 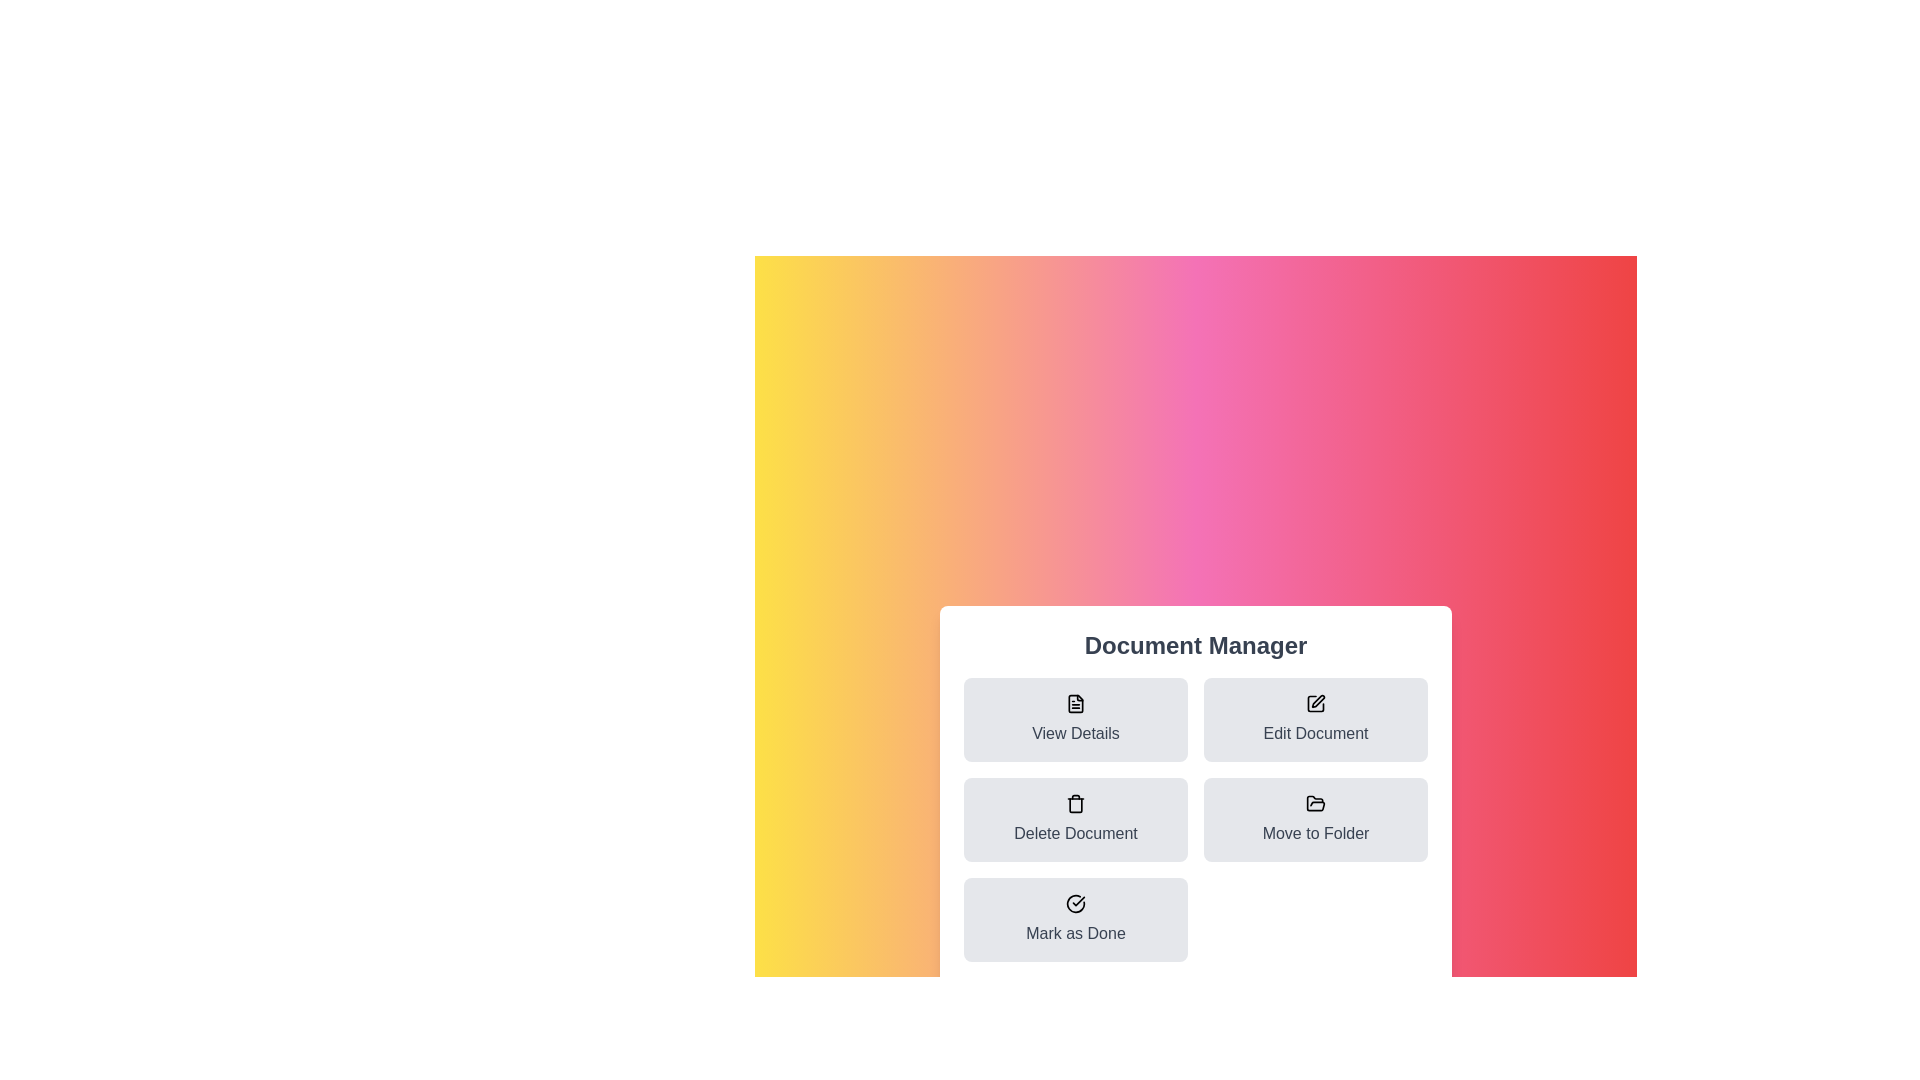 I want to click on the 'View Details' button to view the document's details, so click(x=1074, y=720).